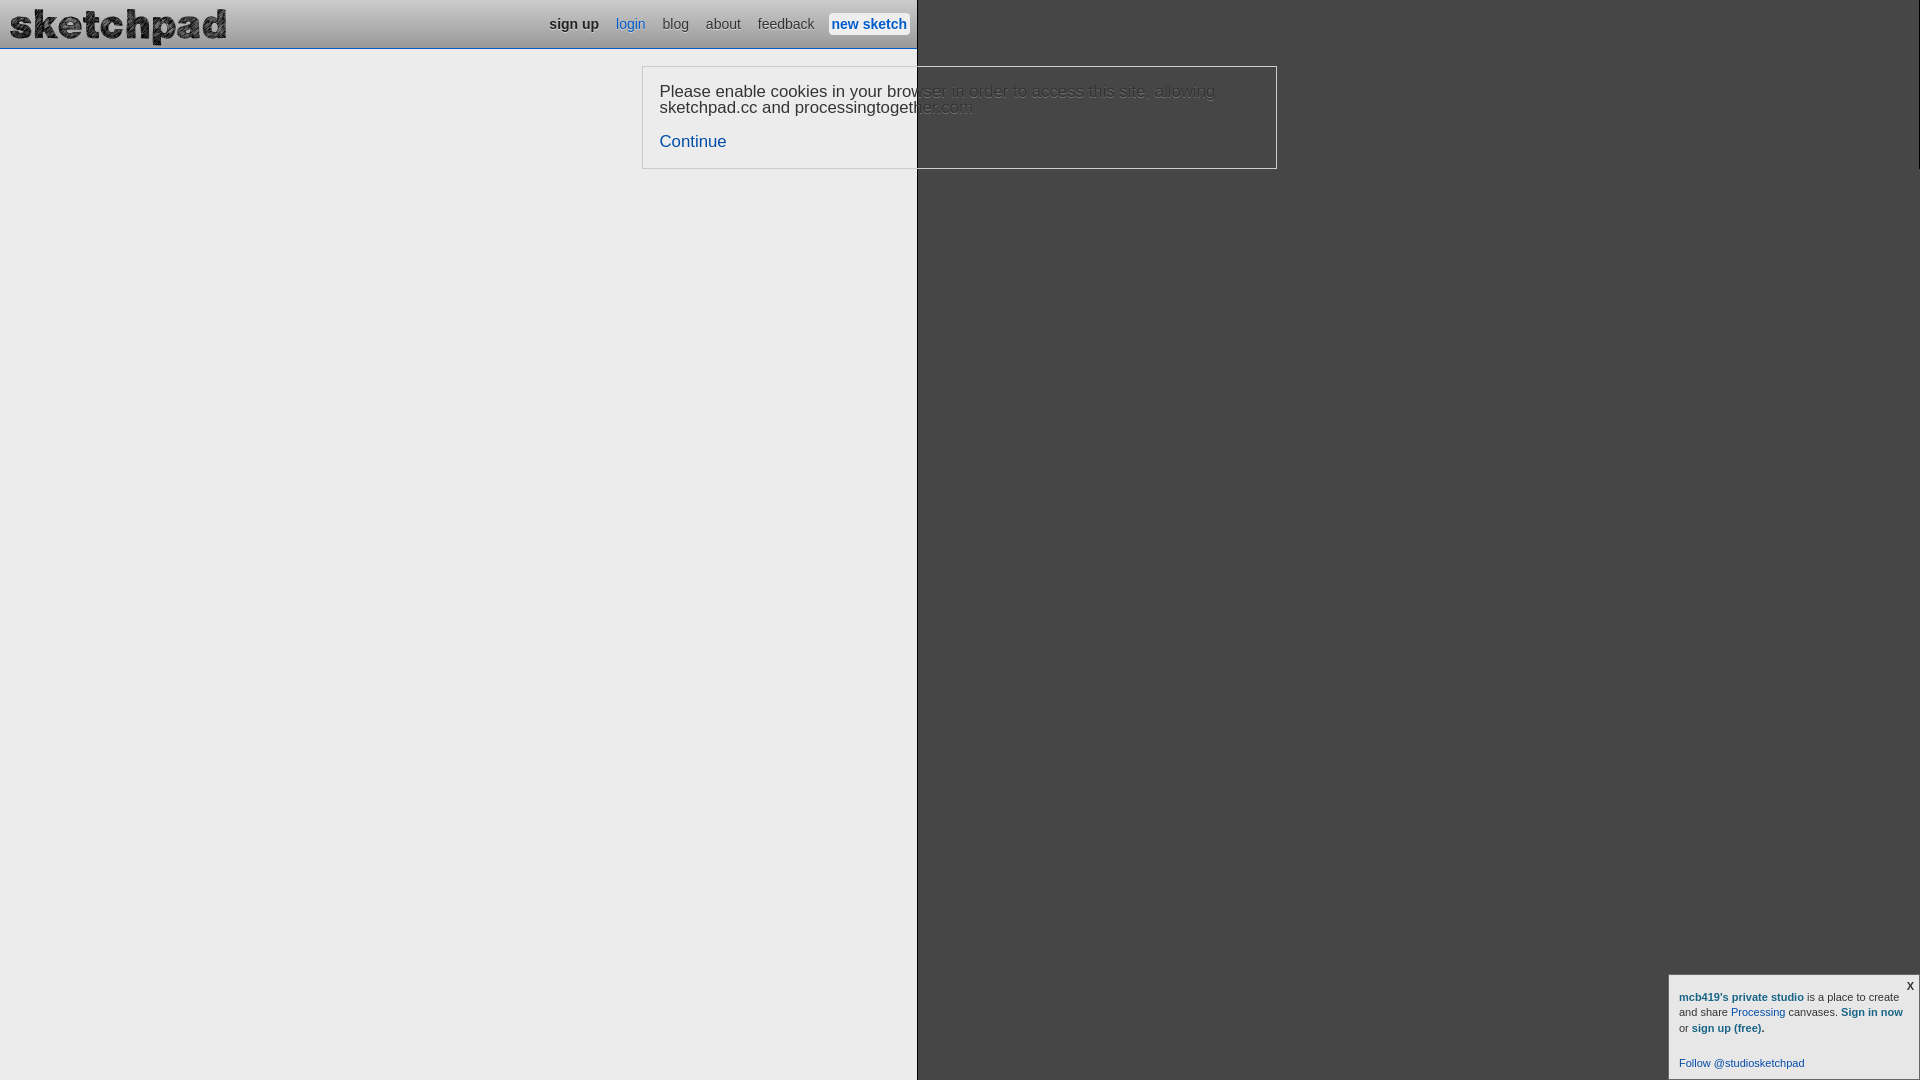 The height and width of the screenshot is (1080, 1920). What do you see at coordinates (722, 23) in the screenshot?
I see `'about'` at bounding box center [722, 23].